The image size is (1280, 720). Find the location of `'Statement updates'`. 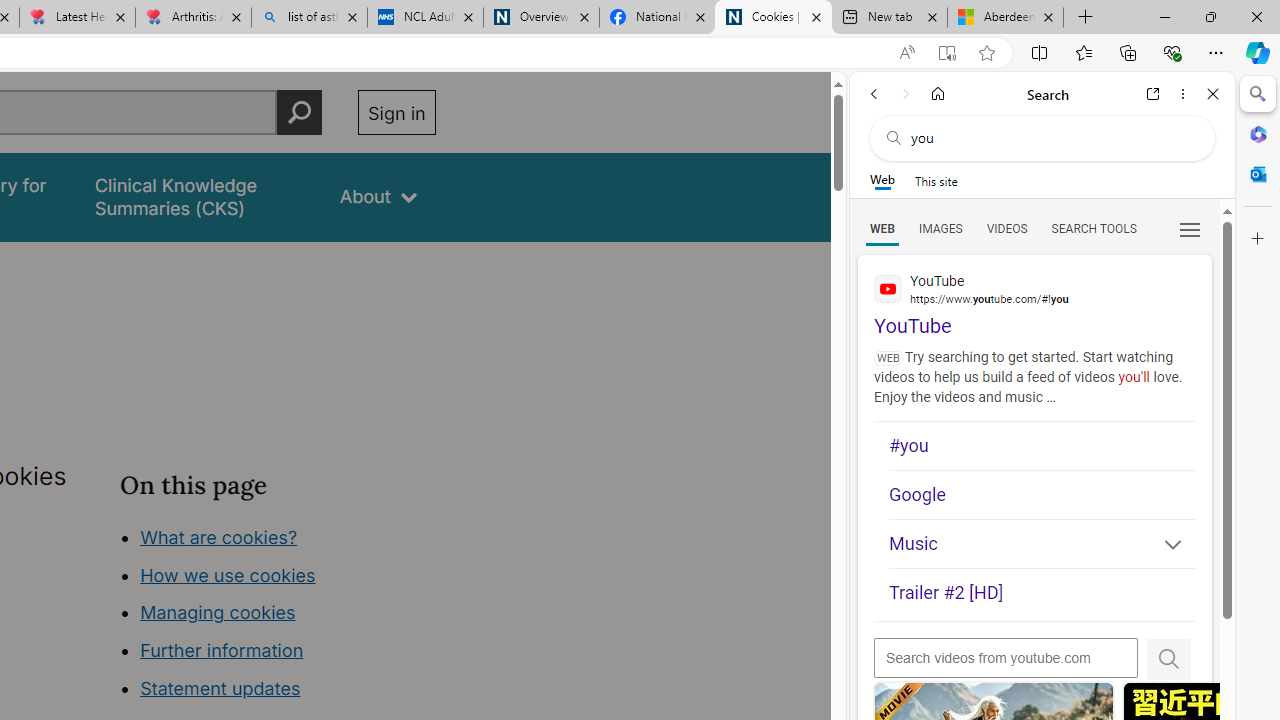

'Statement updates' is located at coordinates (220, 688).